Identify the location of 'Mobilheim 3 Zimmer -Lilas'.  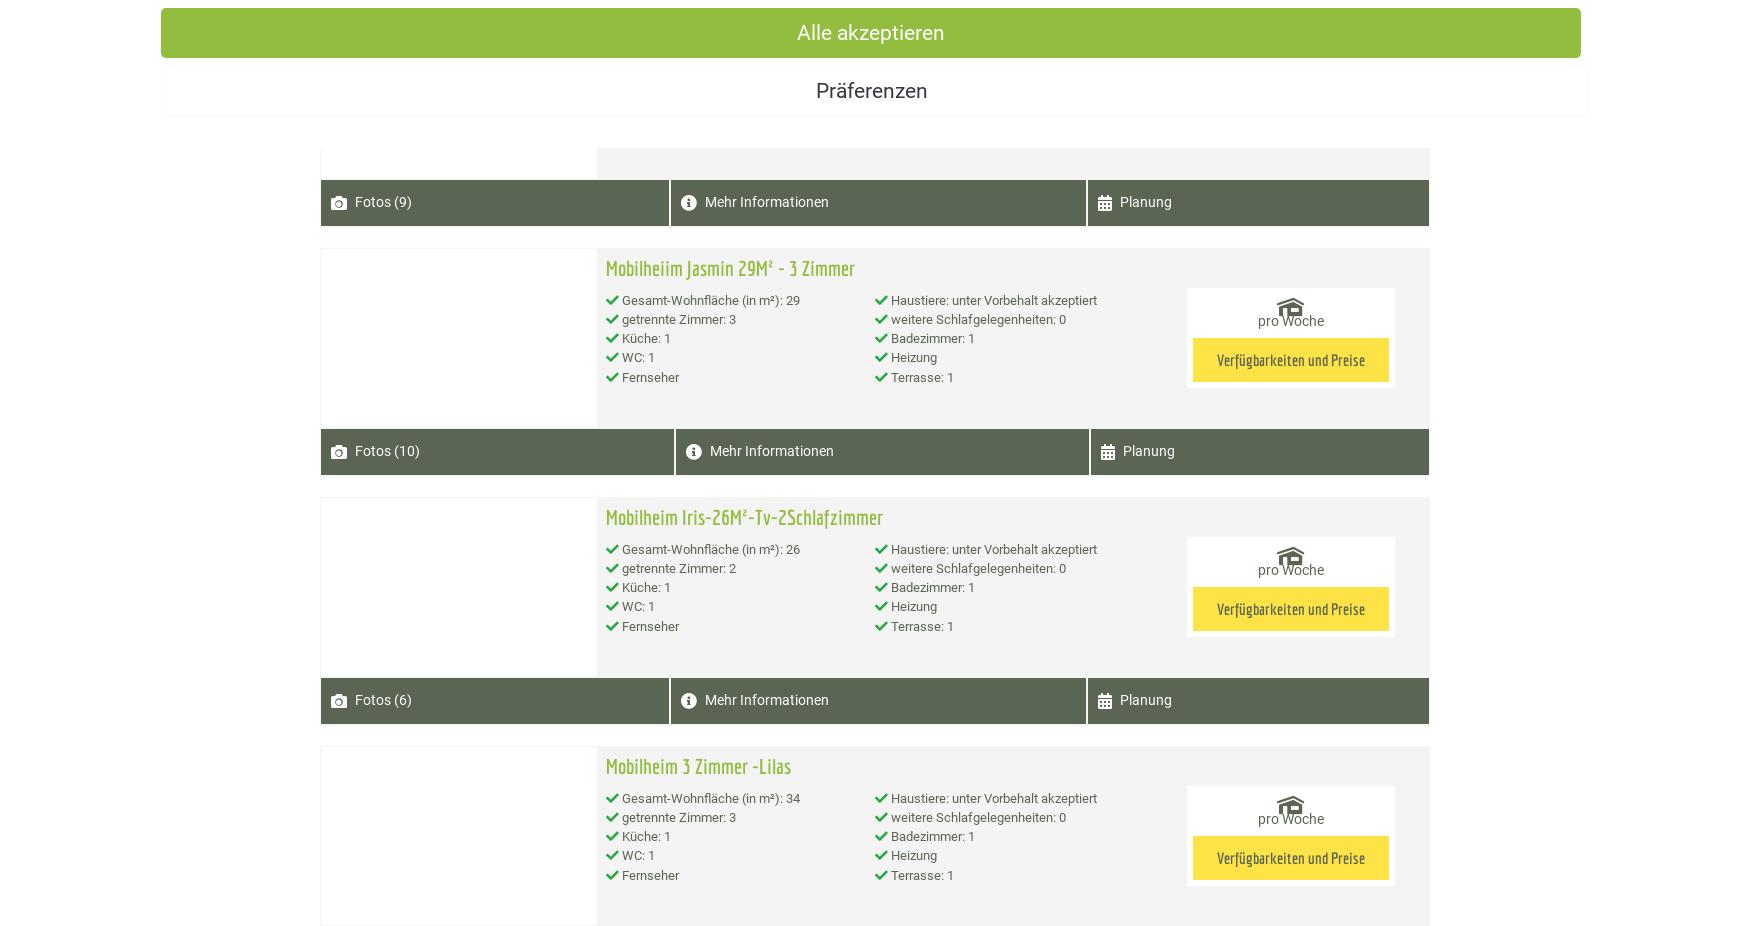
(697, 764).